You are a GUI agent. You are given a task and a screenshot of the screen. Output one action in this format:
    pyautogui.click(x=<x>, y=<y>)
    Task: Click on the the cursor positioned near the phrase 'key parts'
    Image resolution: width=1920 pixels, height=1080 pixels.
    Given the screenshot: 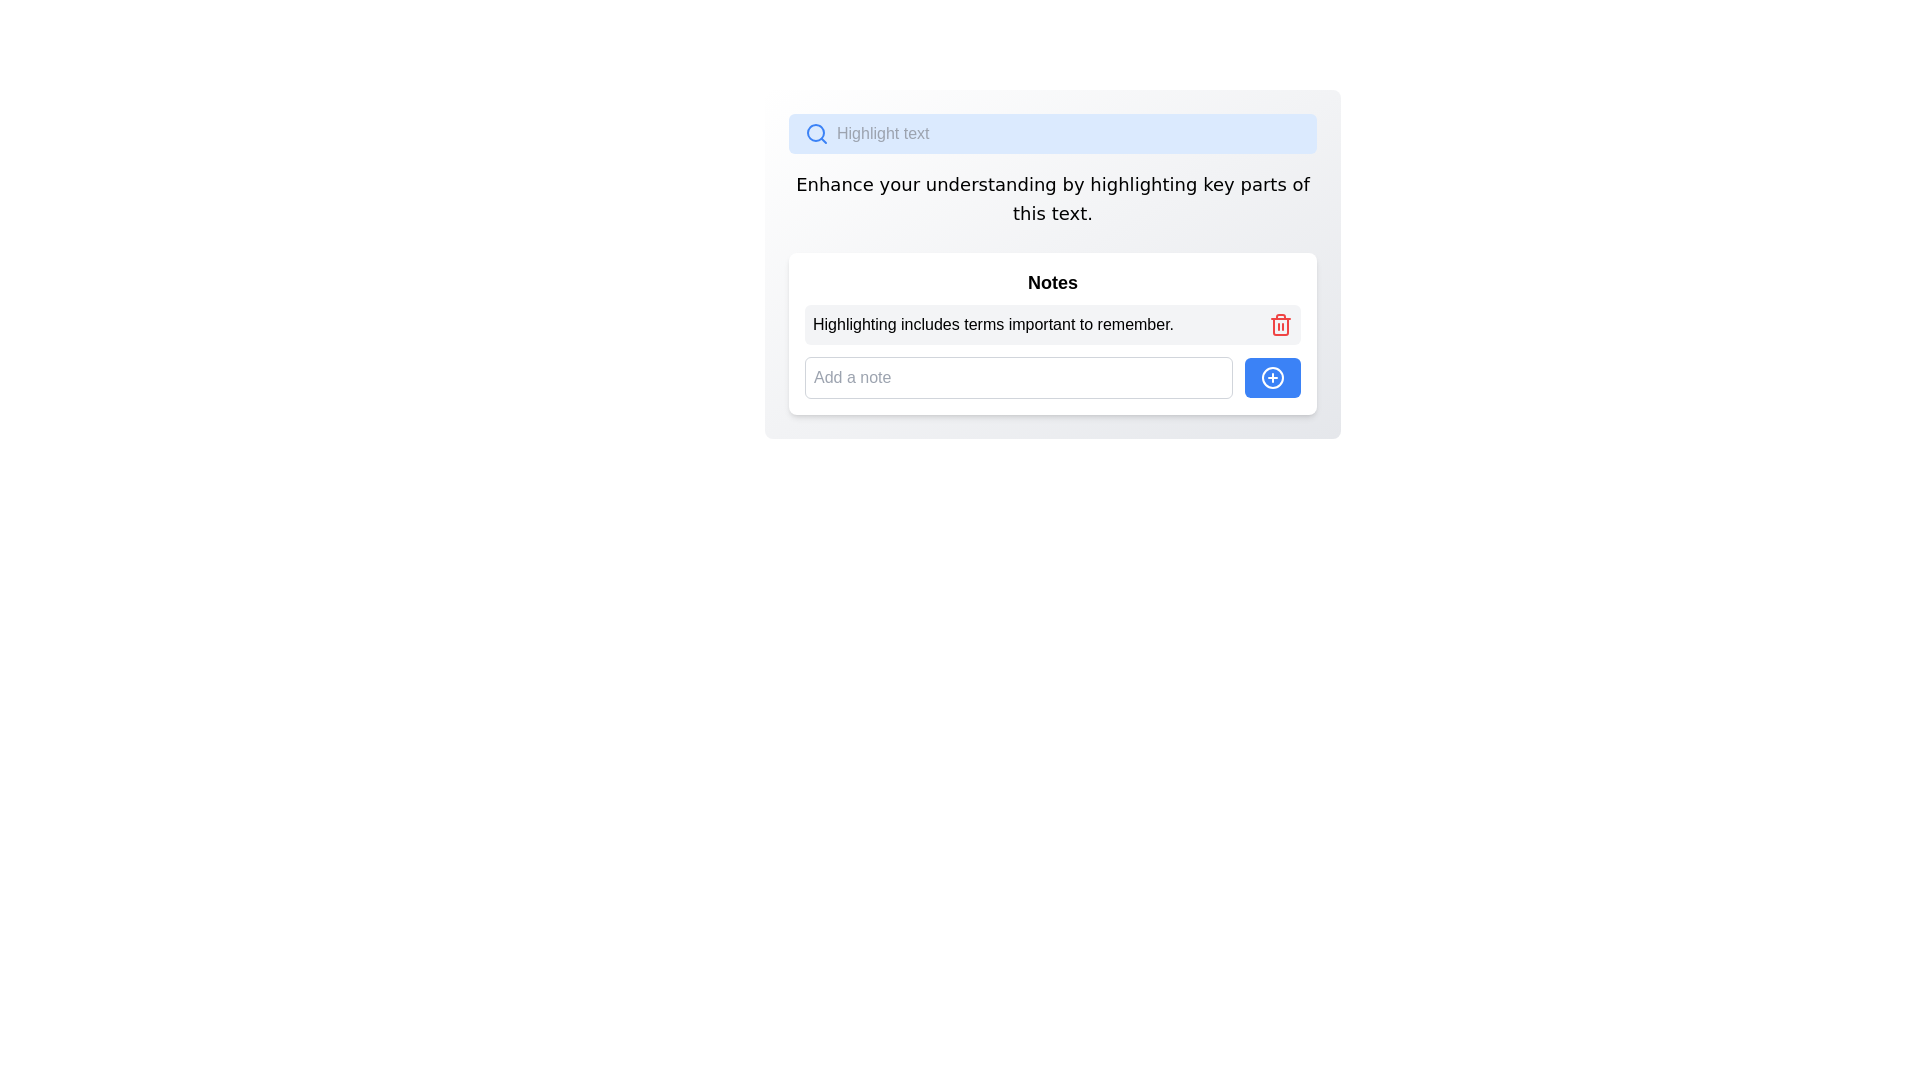 What is the action you would take?
    pyautogui.click(x=1236, y=184)
    